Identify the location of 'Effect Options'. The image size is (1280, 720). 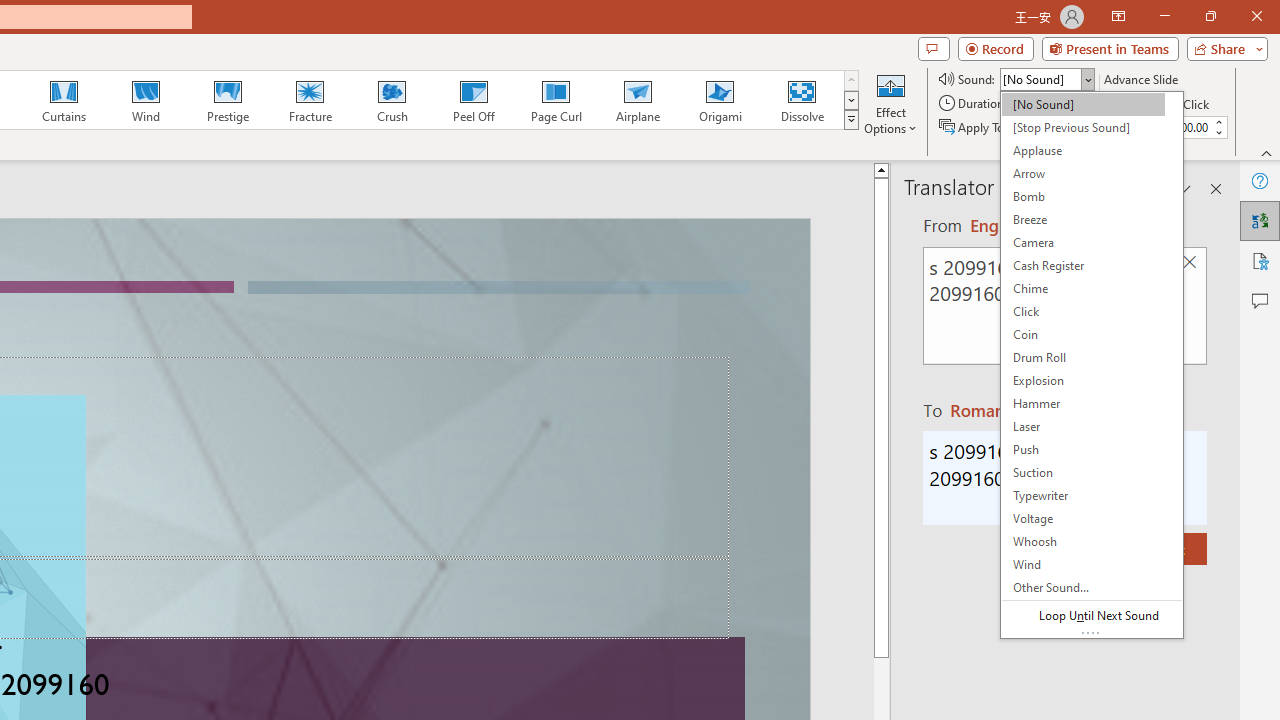
(889, 103).